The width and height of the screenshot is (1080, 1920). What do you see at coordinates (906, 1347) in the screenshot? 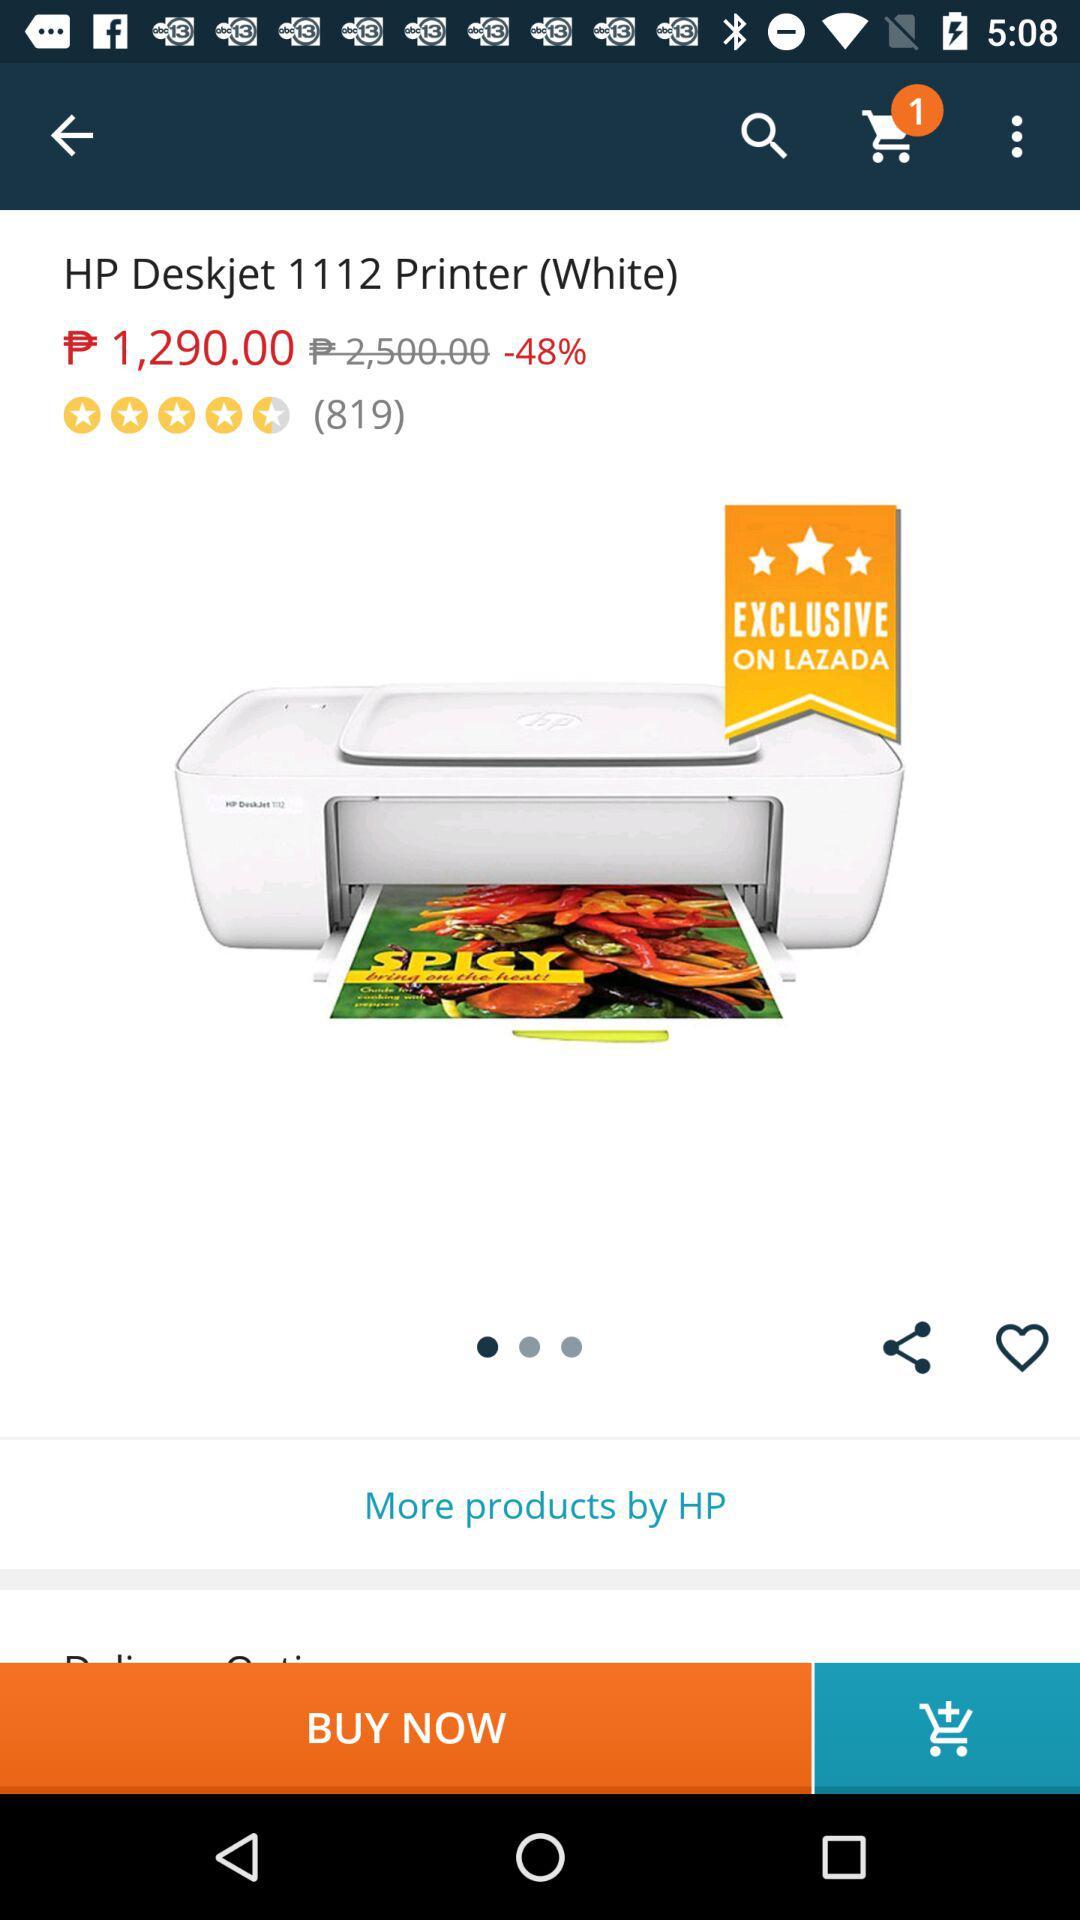
I see `share page` at bounding box center [906, 1347].